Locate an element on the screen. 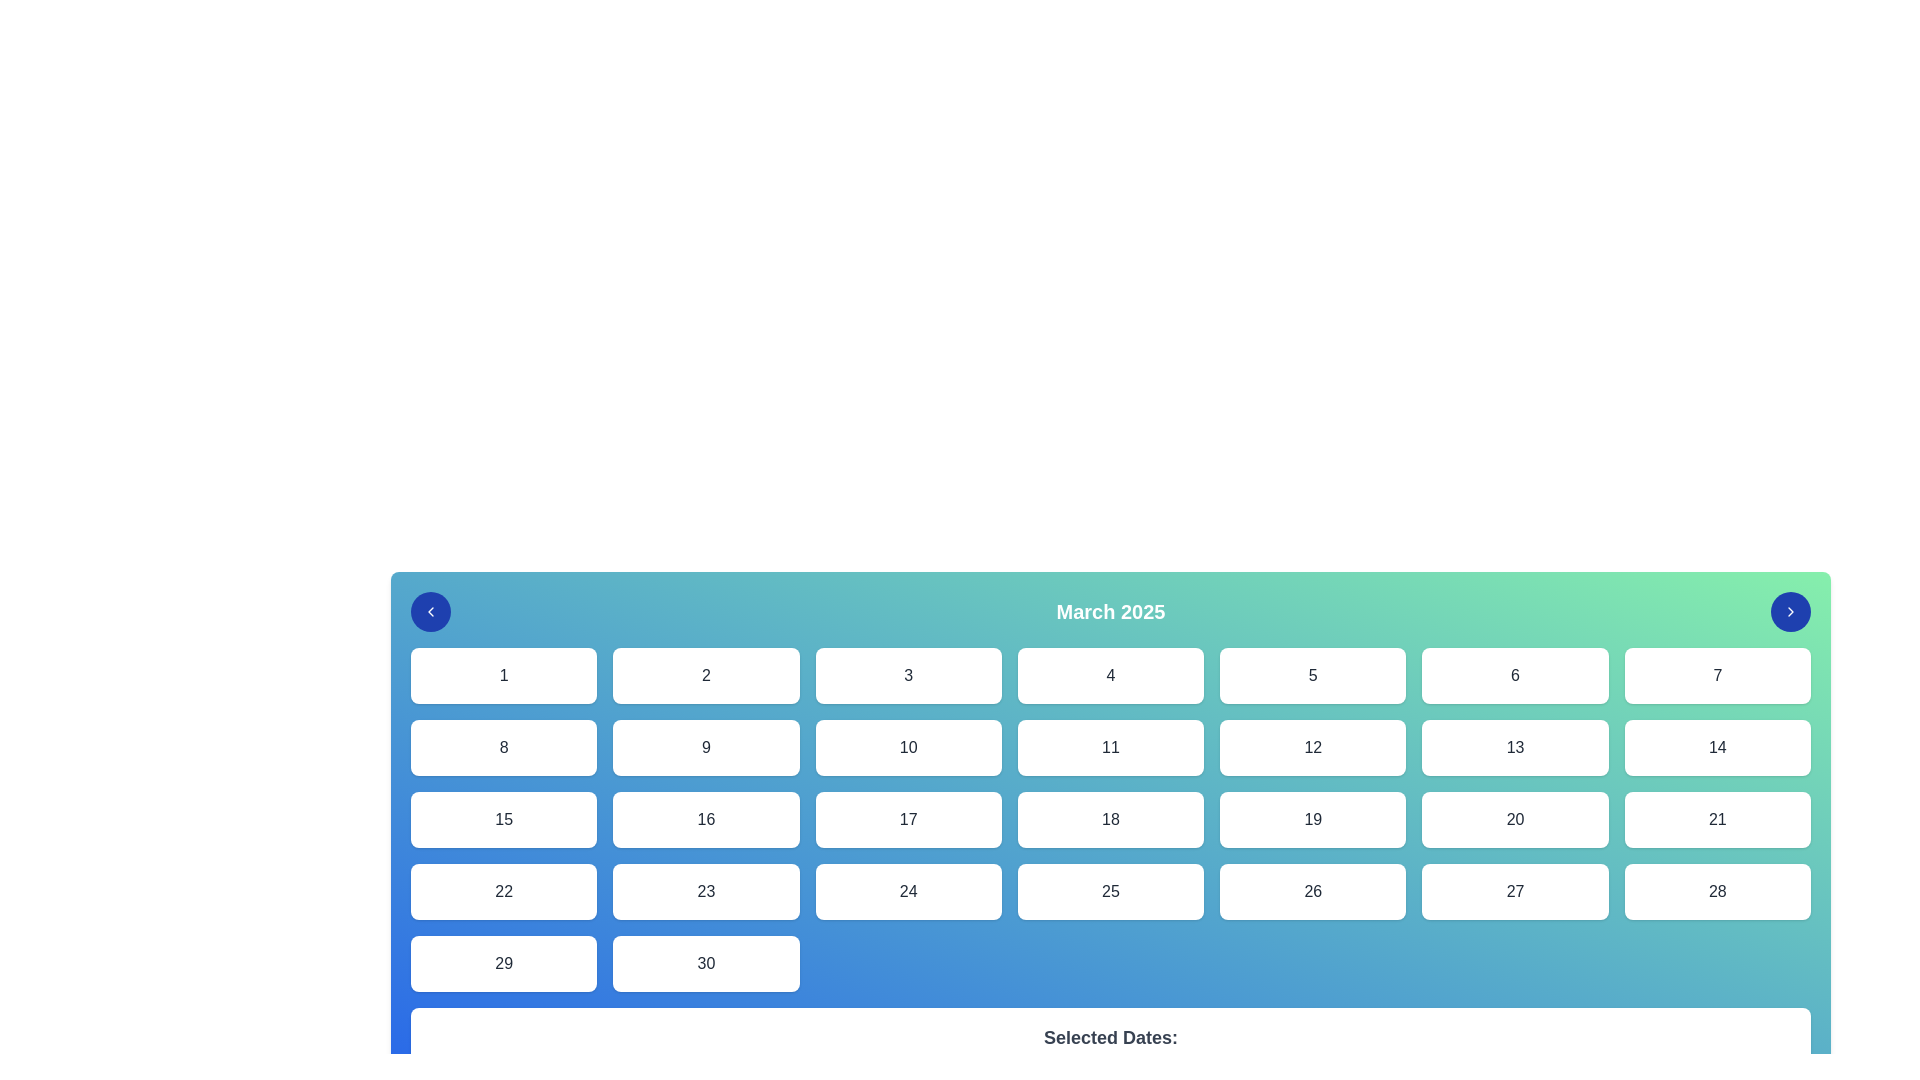  the selectable calendar day button displaying the number '14', which is part of a grid layout located in the second row, seventh column is located at coordinates (1716, 748).